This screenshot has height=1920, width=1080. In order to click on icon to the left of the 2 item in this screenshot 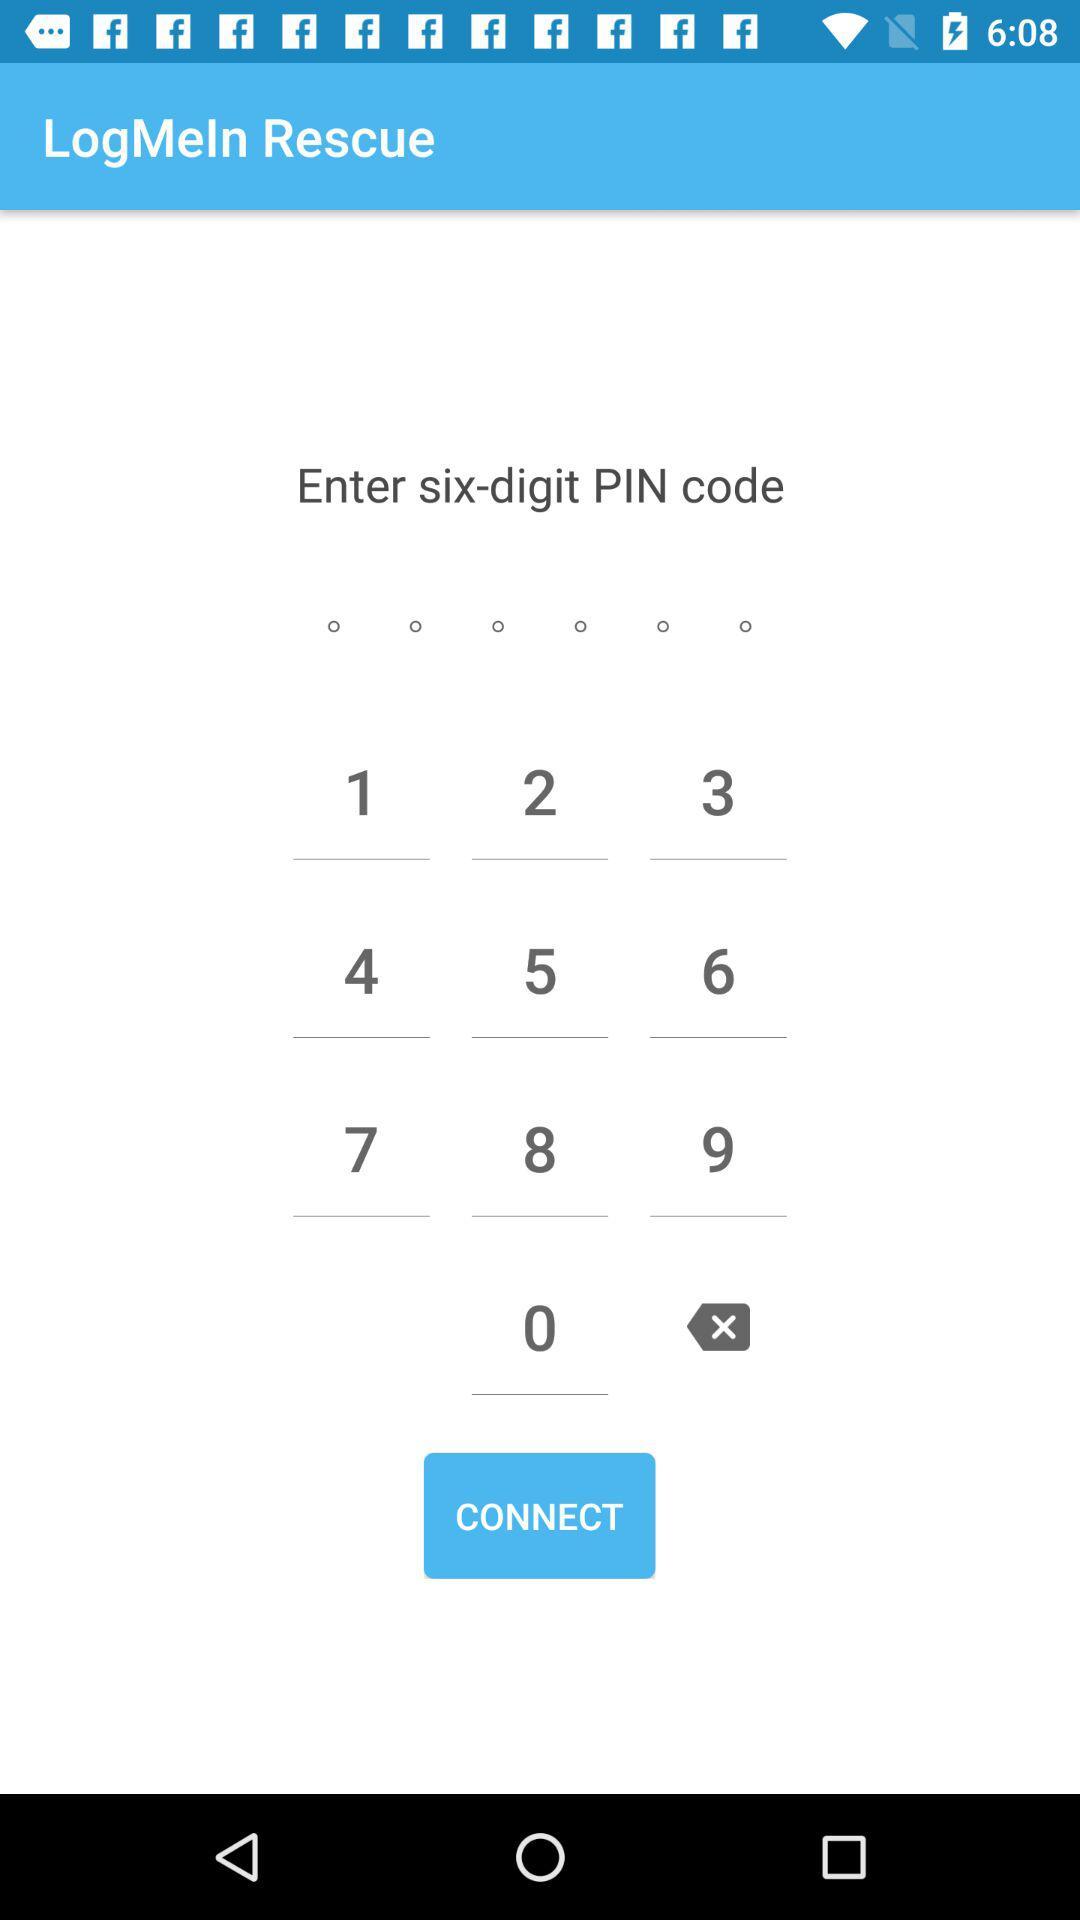, I will do `click(361, 790)`.